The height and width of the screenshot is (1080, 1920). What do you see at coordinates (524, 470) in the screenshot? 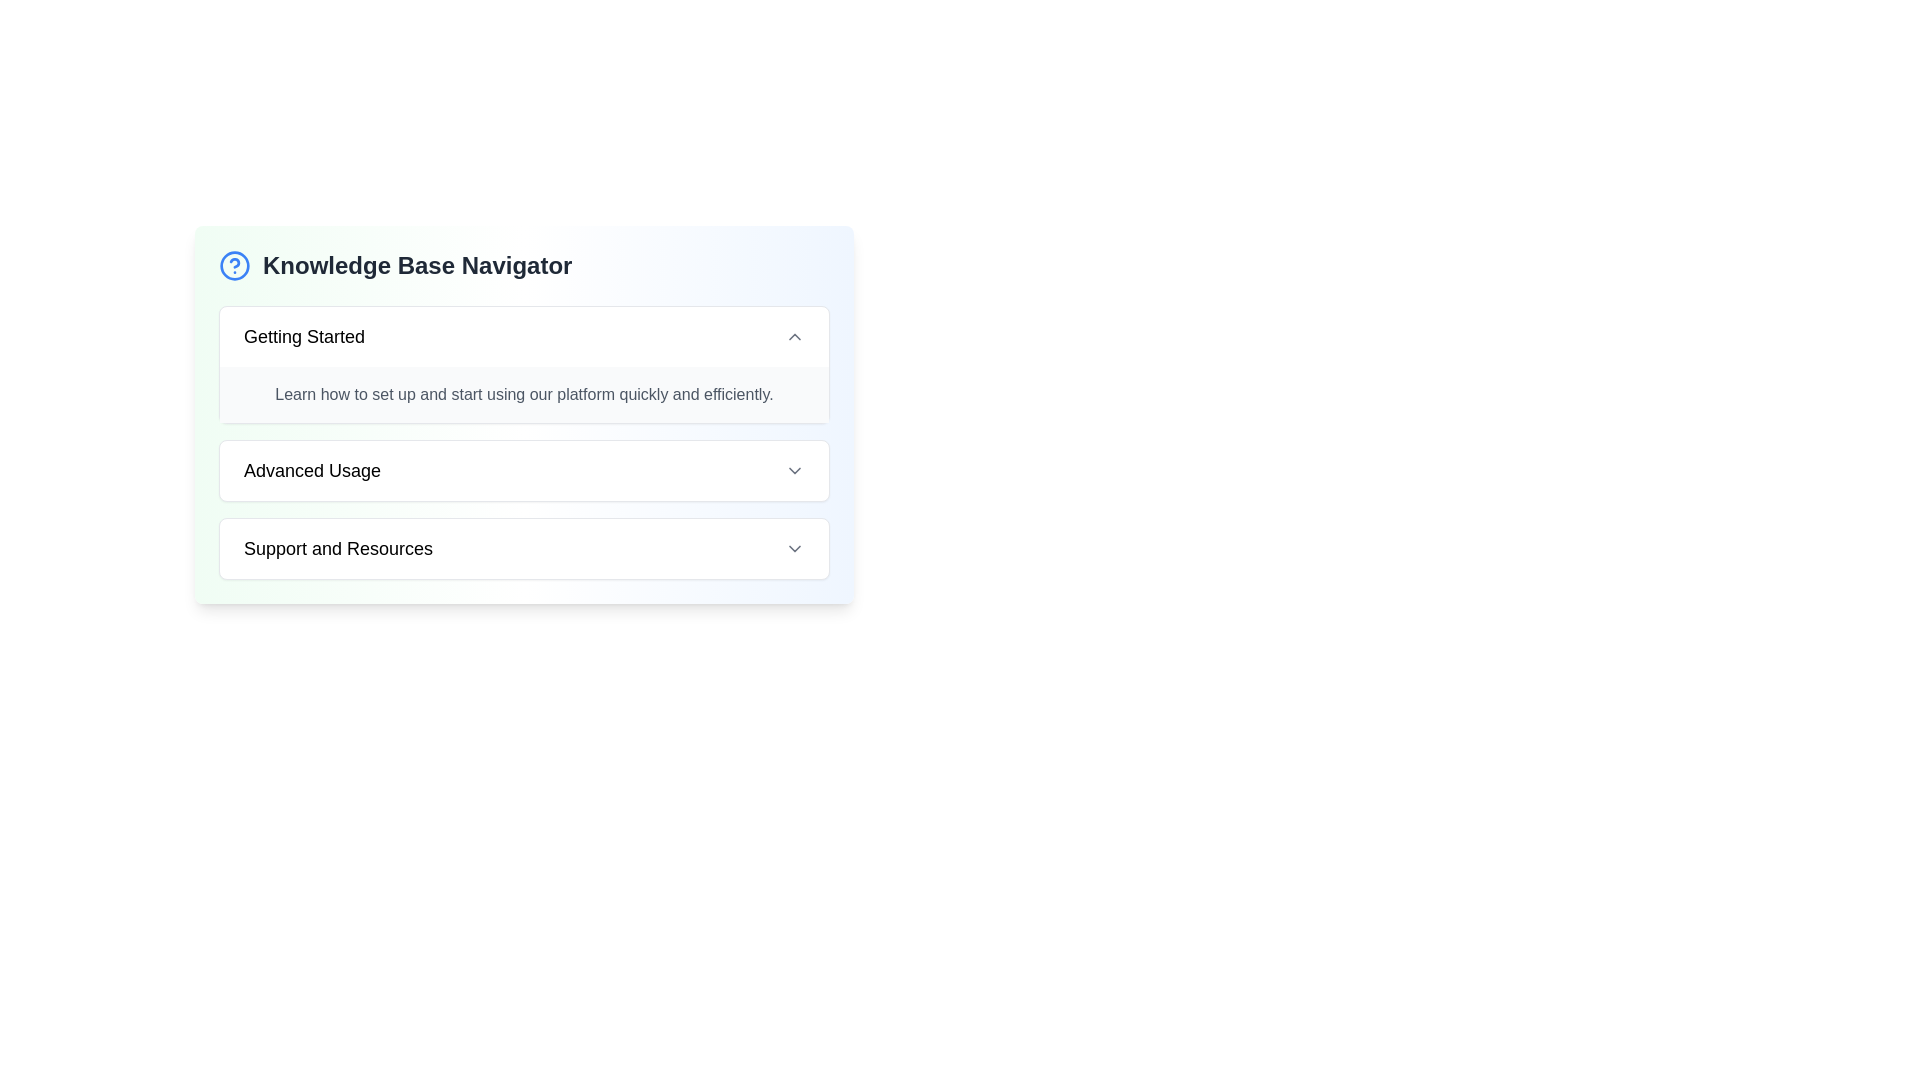
I see `the second selectable item in the vertical list of sections within the 'Knowledge Base Navigator' interface to change the background color` at bounding box center [524, 470].